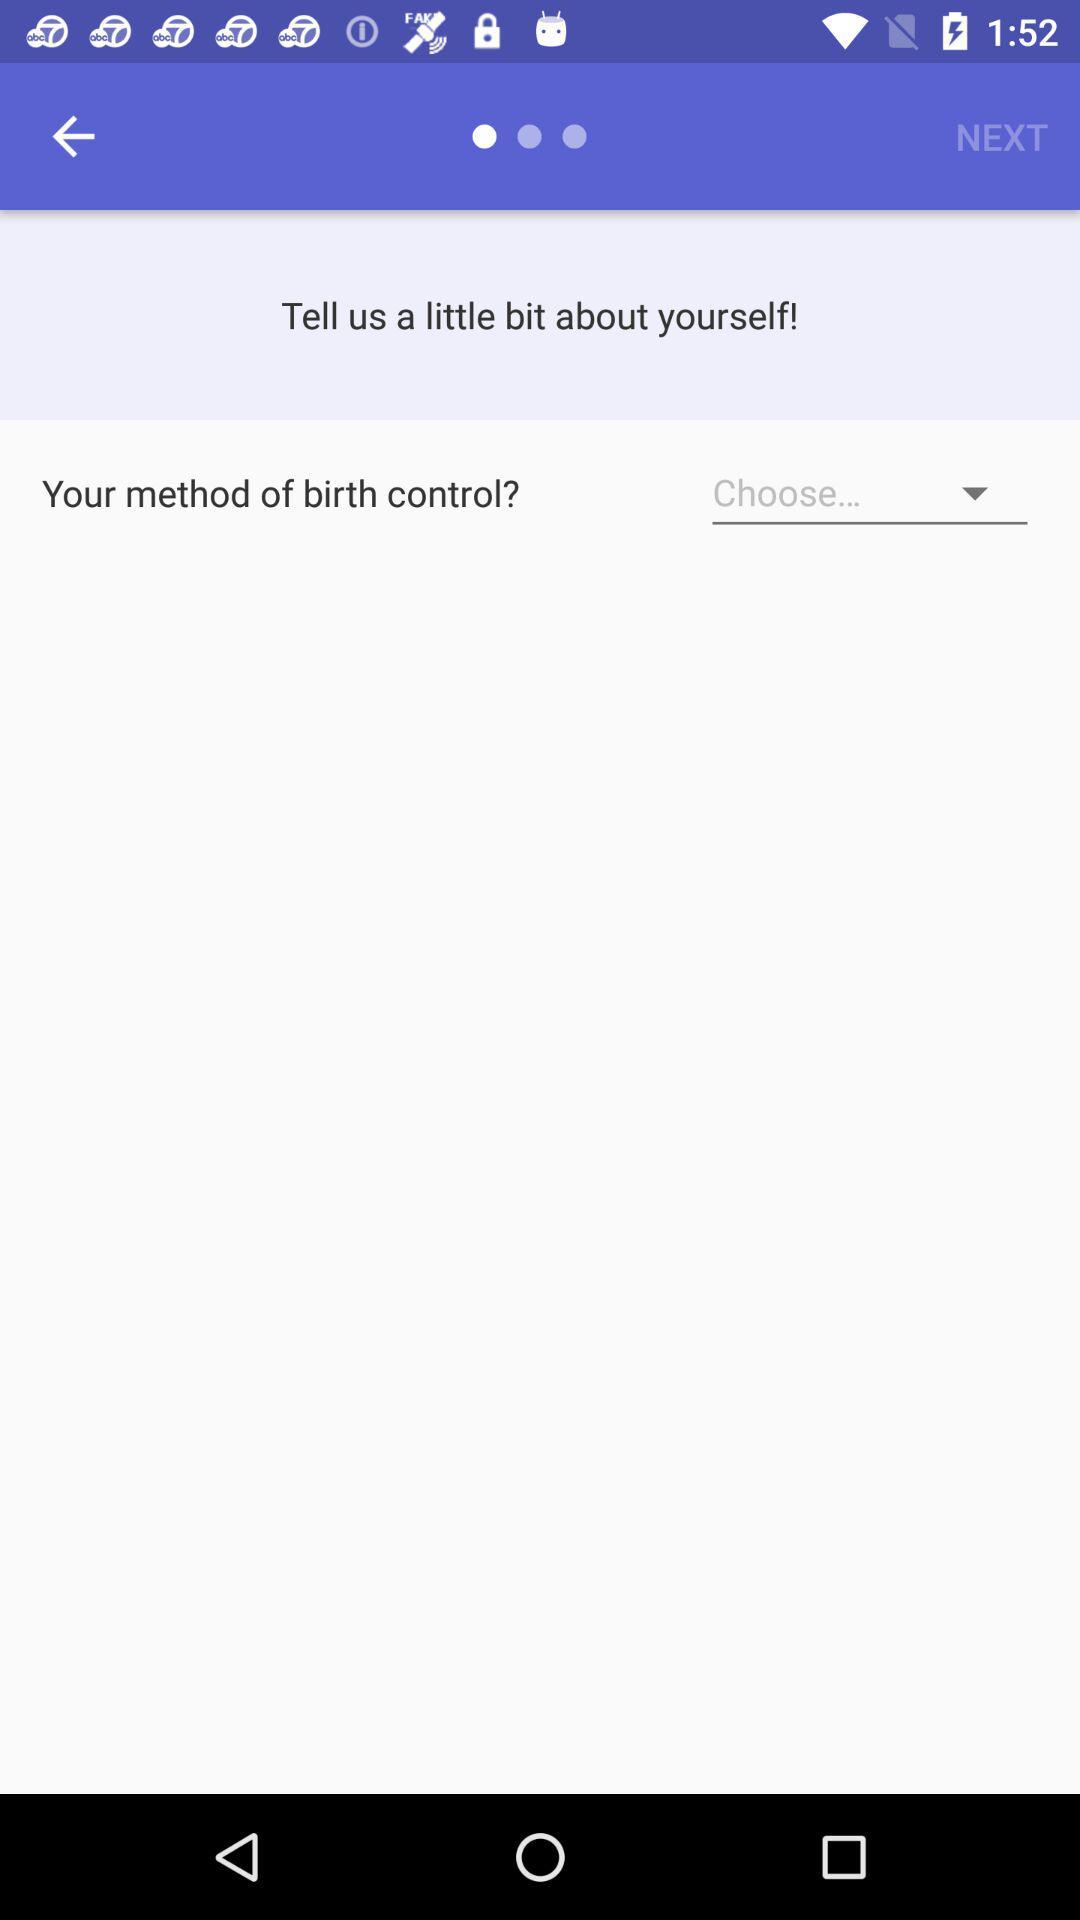  I want to click on drop down box to choose your method of birth control, so click(869, 493).